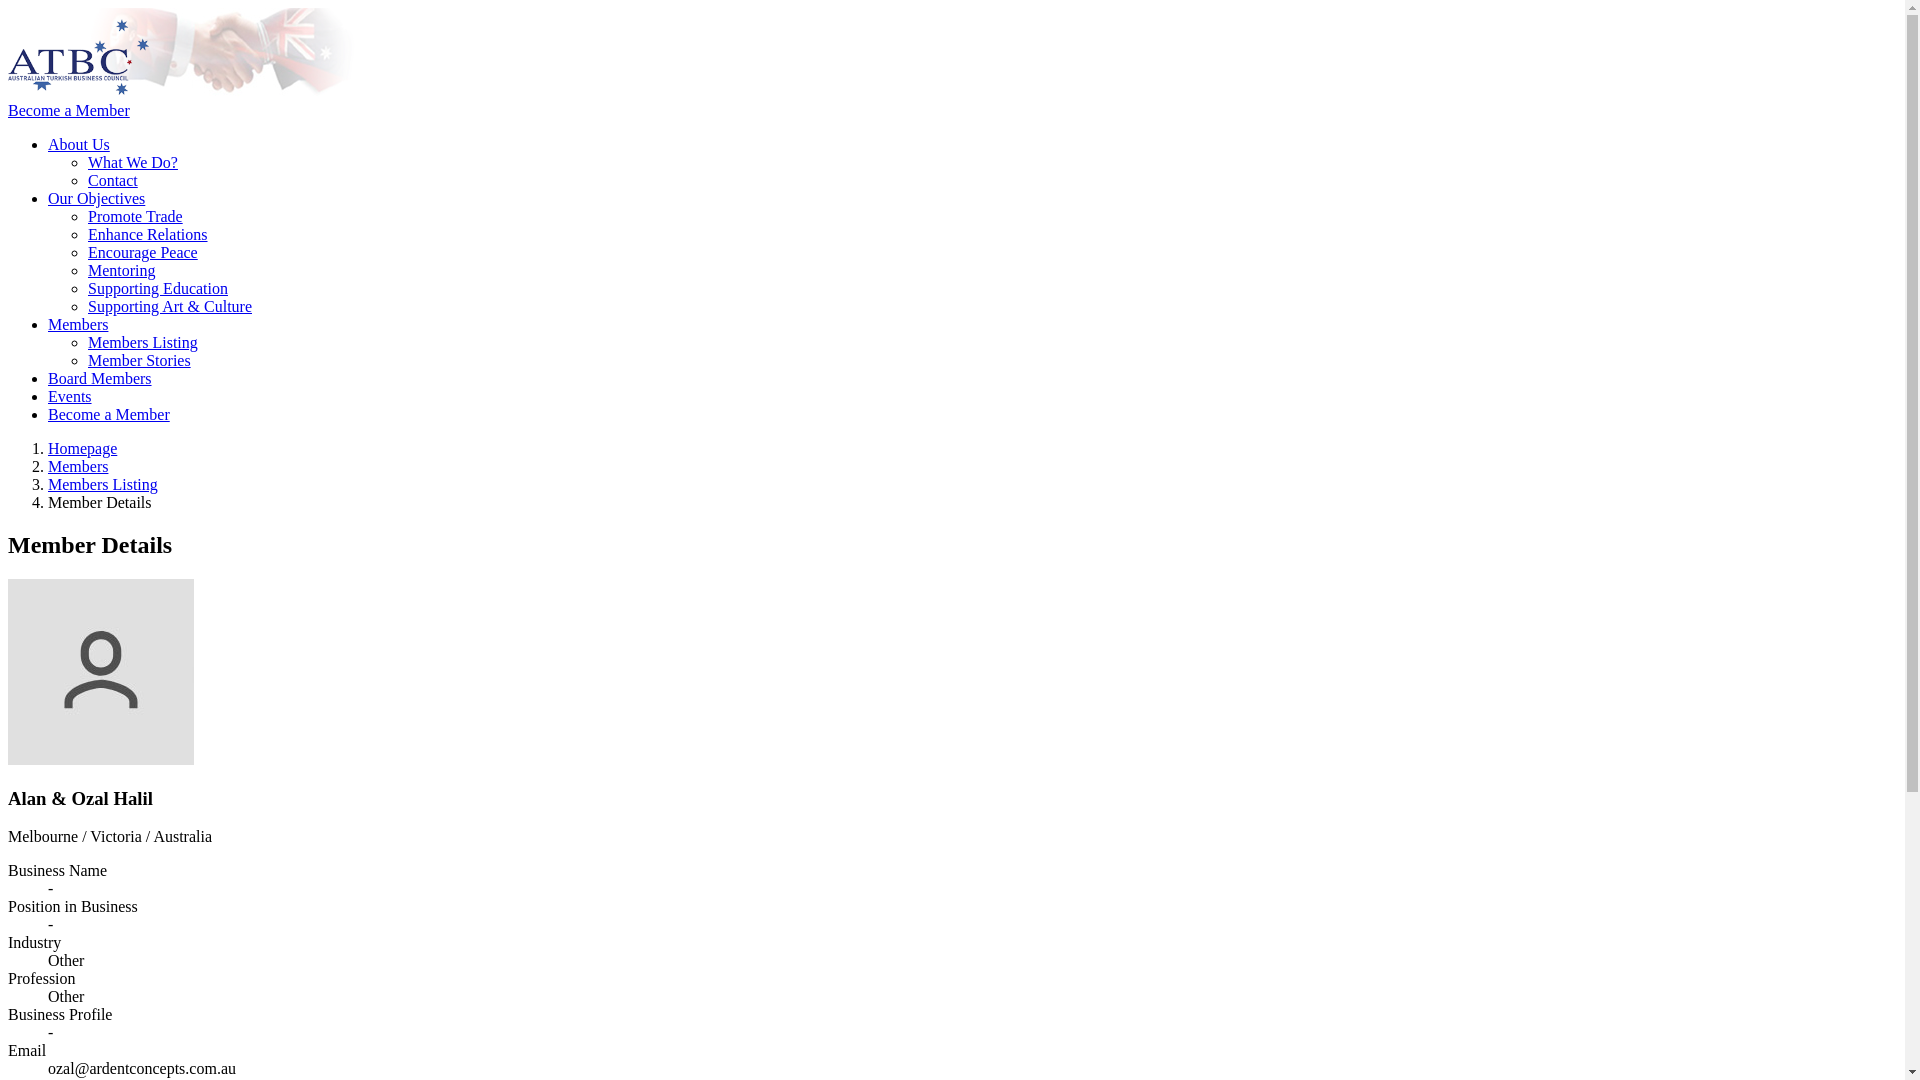 The image size is (1920, 1080). What do you see at coordinates (70, 396) in the screenshot?
I see `'Events'` at bounding box center [70, 396].